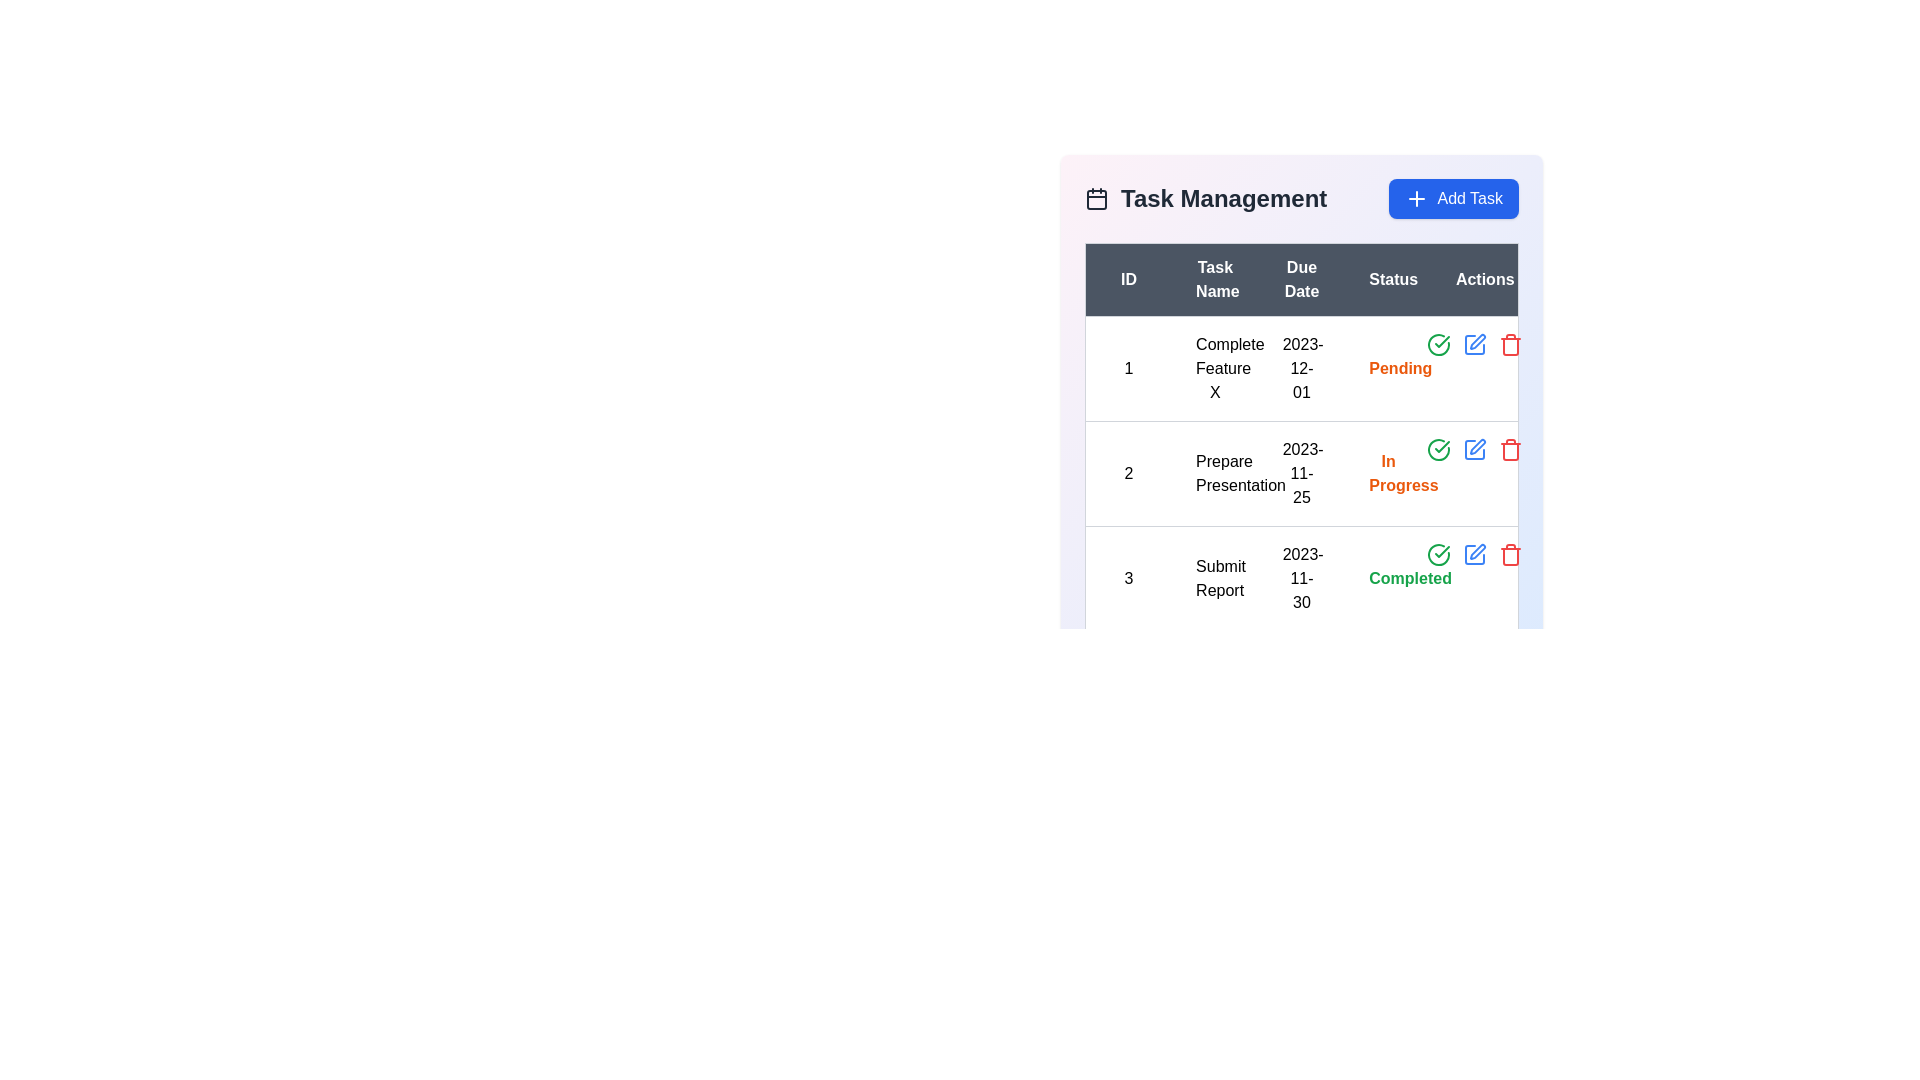 The height and width of the screenshot is (1080, 1920). What do you see at coordinates (1387, 280) in the screenshot?
I see `the fourth column header labeled 'Status' in the table, which is positioned between 'Due Date' and 'Actions'` at bounding box center [1387, 280].